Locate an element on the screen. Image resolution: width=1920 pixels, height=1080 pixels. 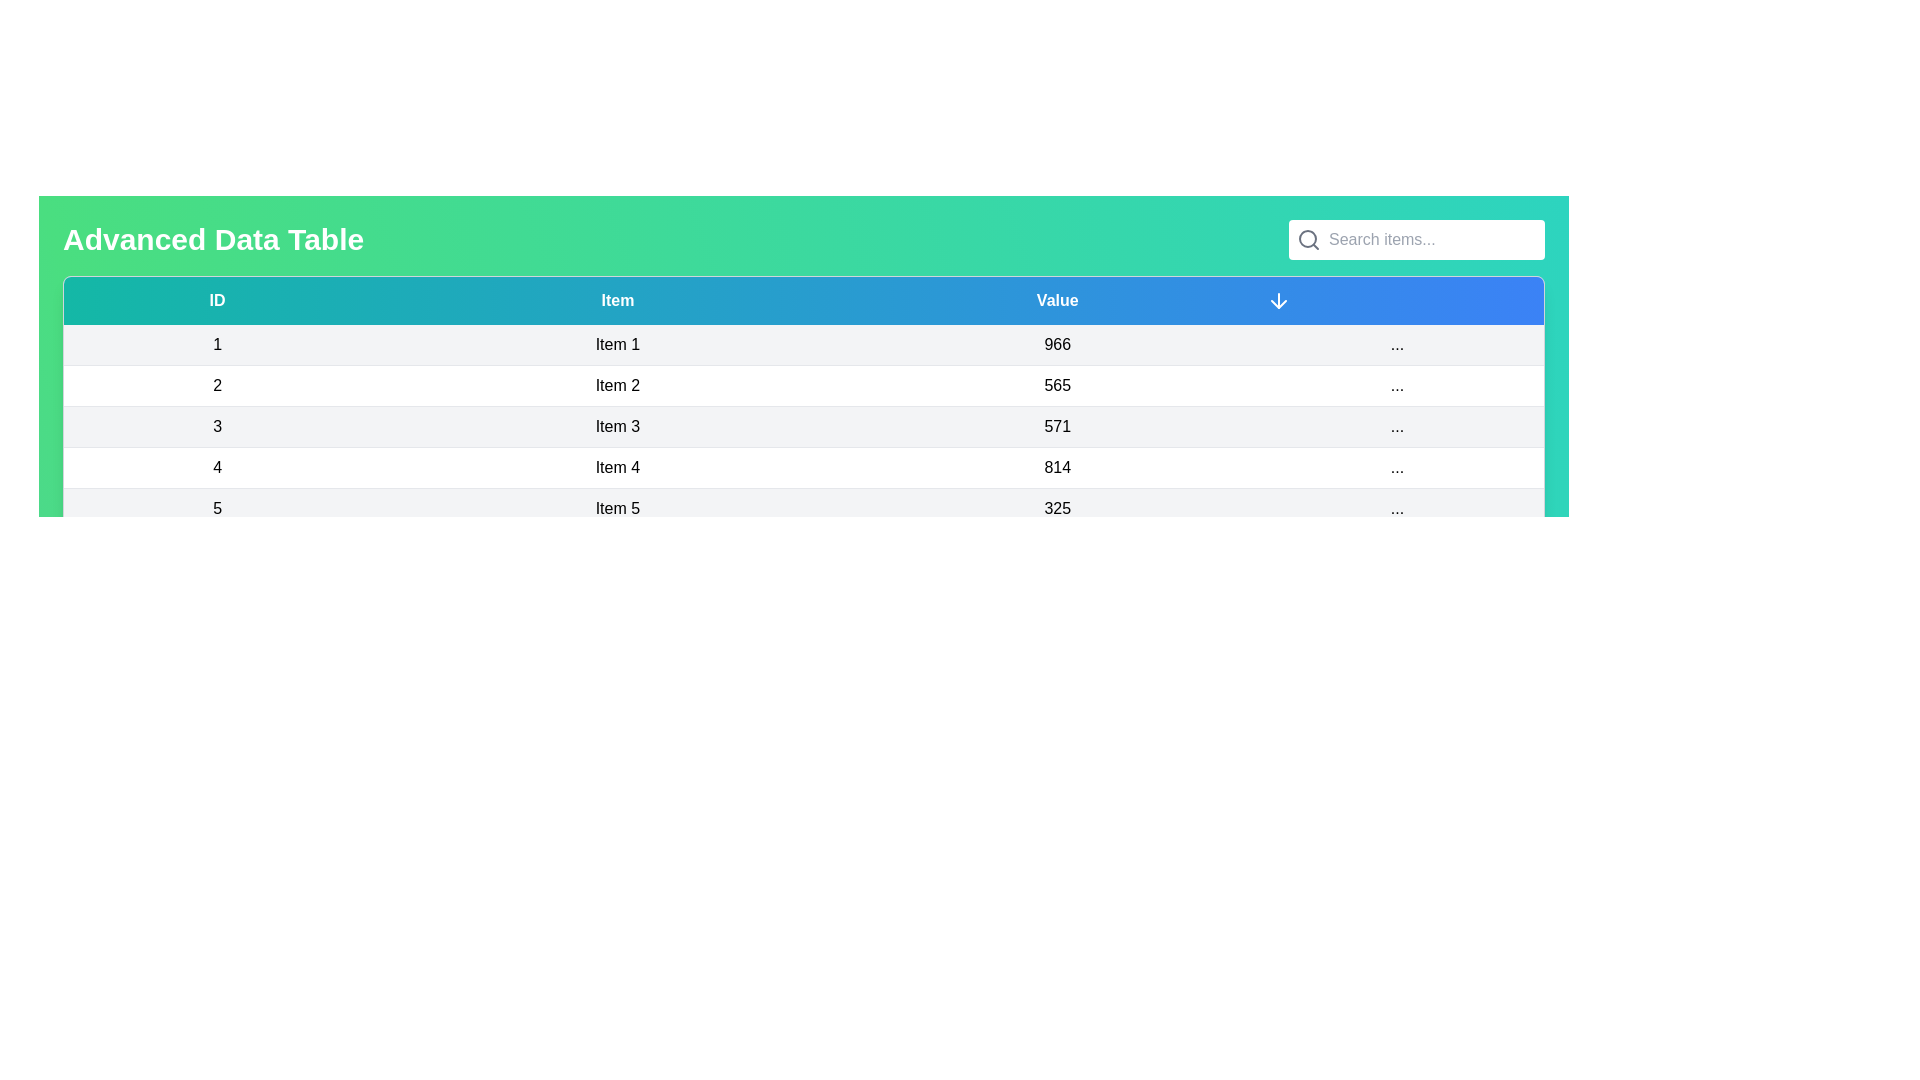
the text in the row corresponding to 3 is located at coordinates (216, 426).